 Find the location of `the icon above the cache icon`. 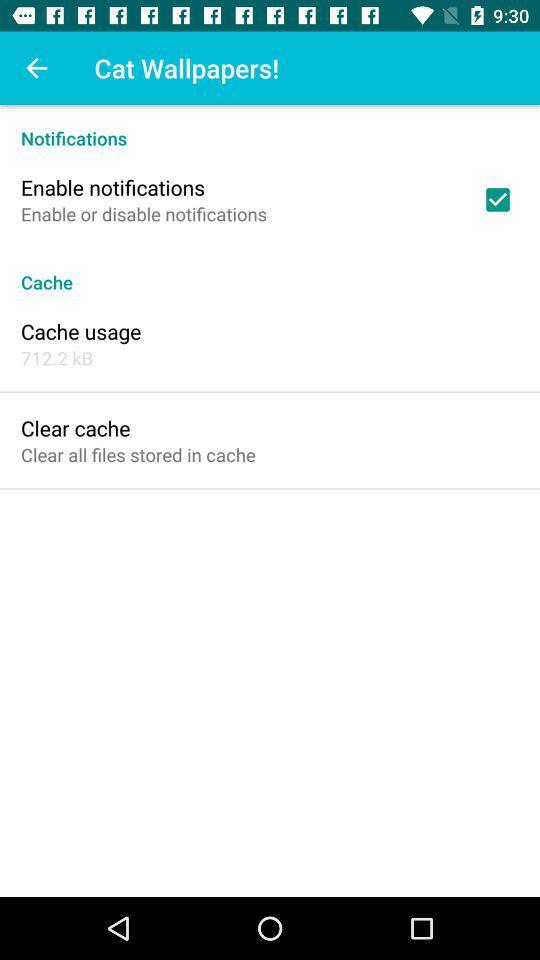

the icon above the cache icon is located at coordinates (496, 199).